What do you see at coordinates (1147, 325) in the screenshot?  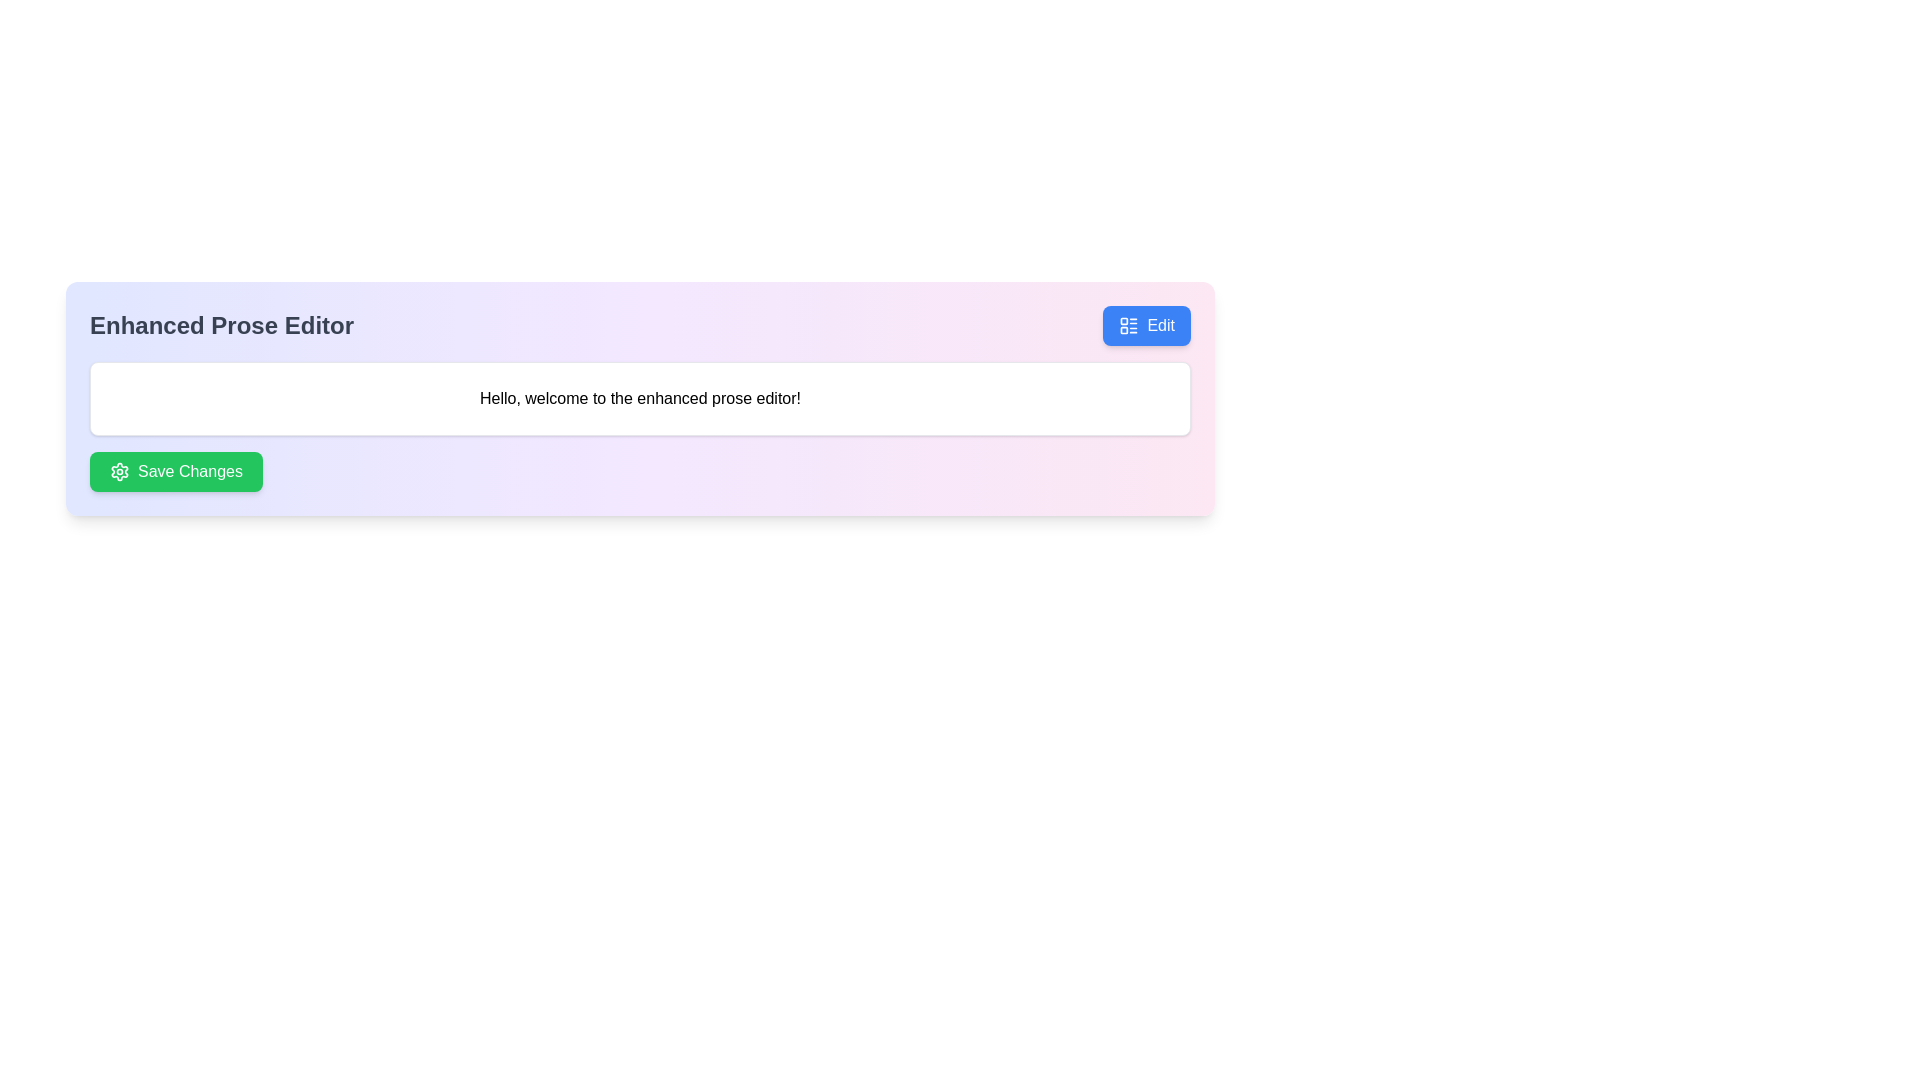 I see `the button with a blue background and white text saying 'Edit', located in the top-right corner above a text field` at bounding box center [1147, 325].